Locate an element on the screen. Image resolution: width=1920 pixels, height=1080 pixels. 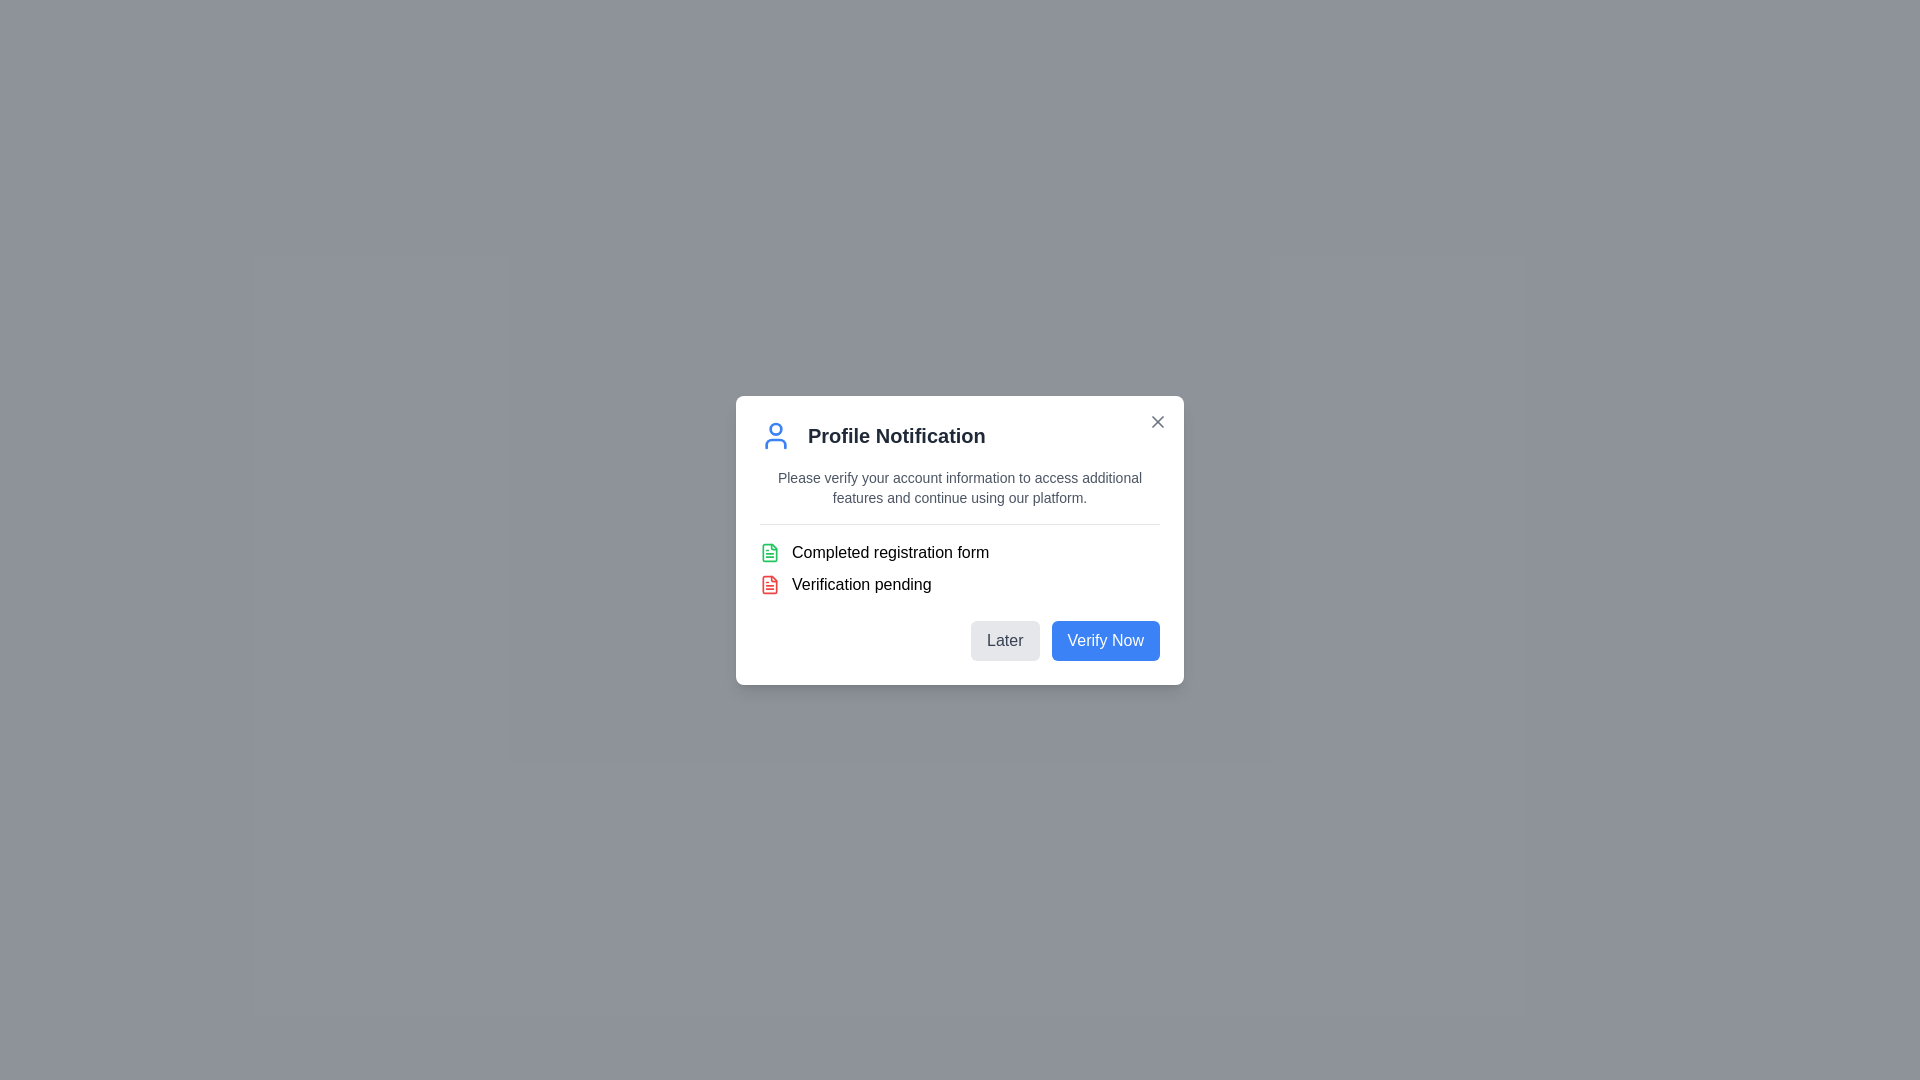
text from the status indicator Text label with icon, which is the first item in a vertical stack, positioned above the 'Verification pending' element is located at coordinates (960, 551).